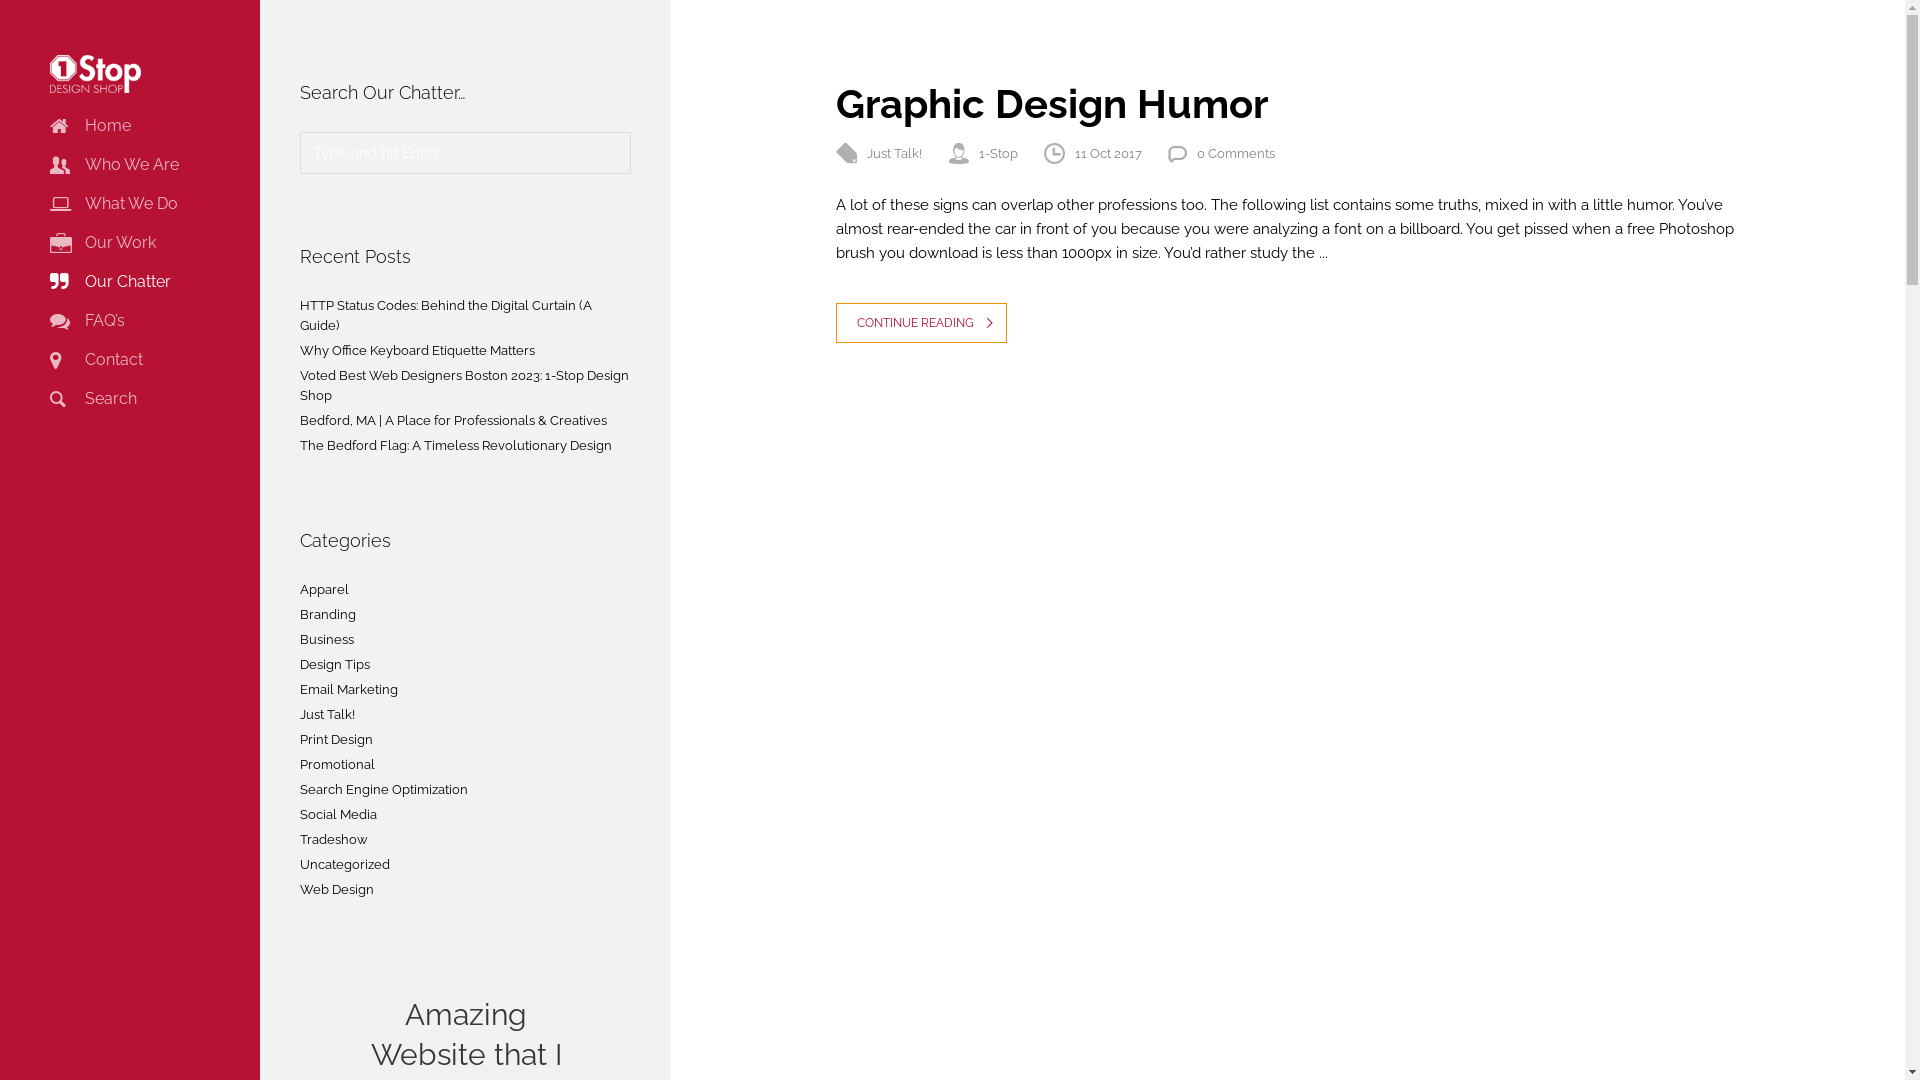 The image size is (1920, 1080). Describe the element at coordinates (452, 419) in the screenshot. I see `'Bedford, MA | A Place for Professionals & Creatives'` at that location.